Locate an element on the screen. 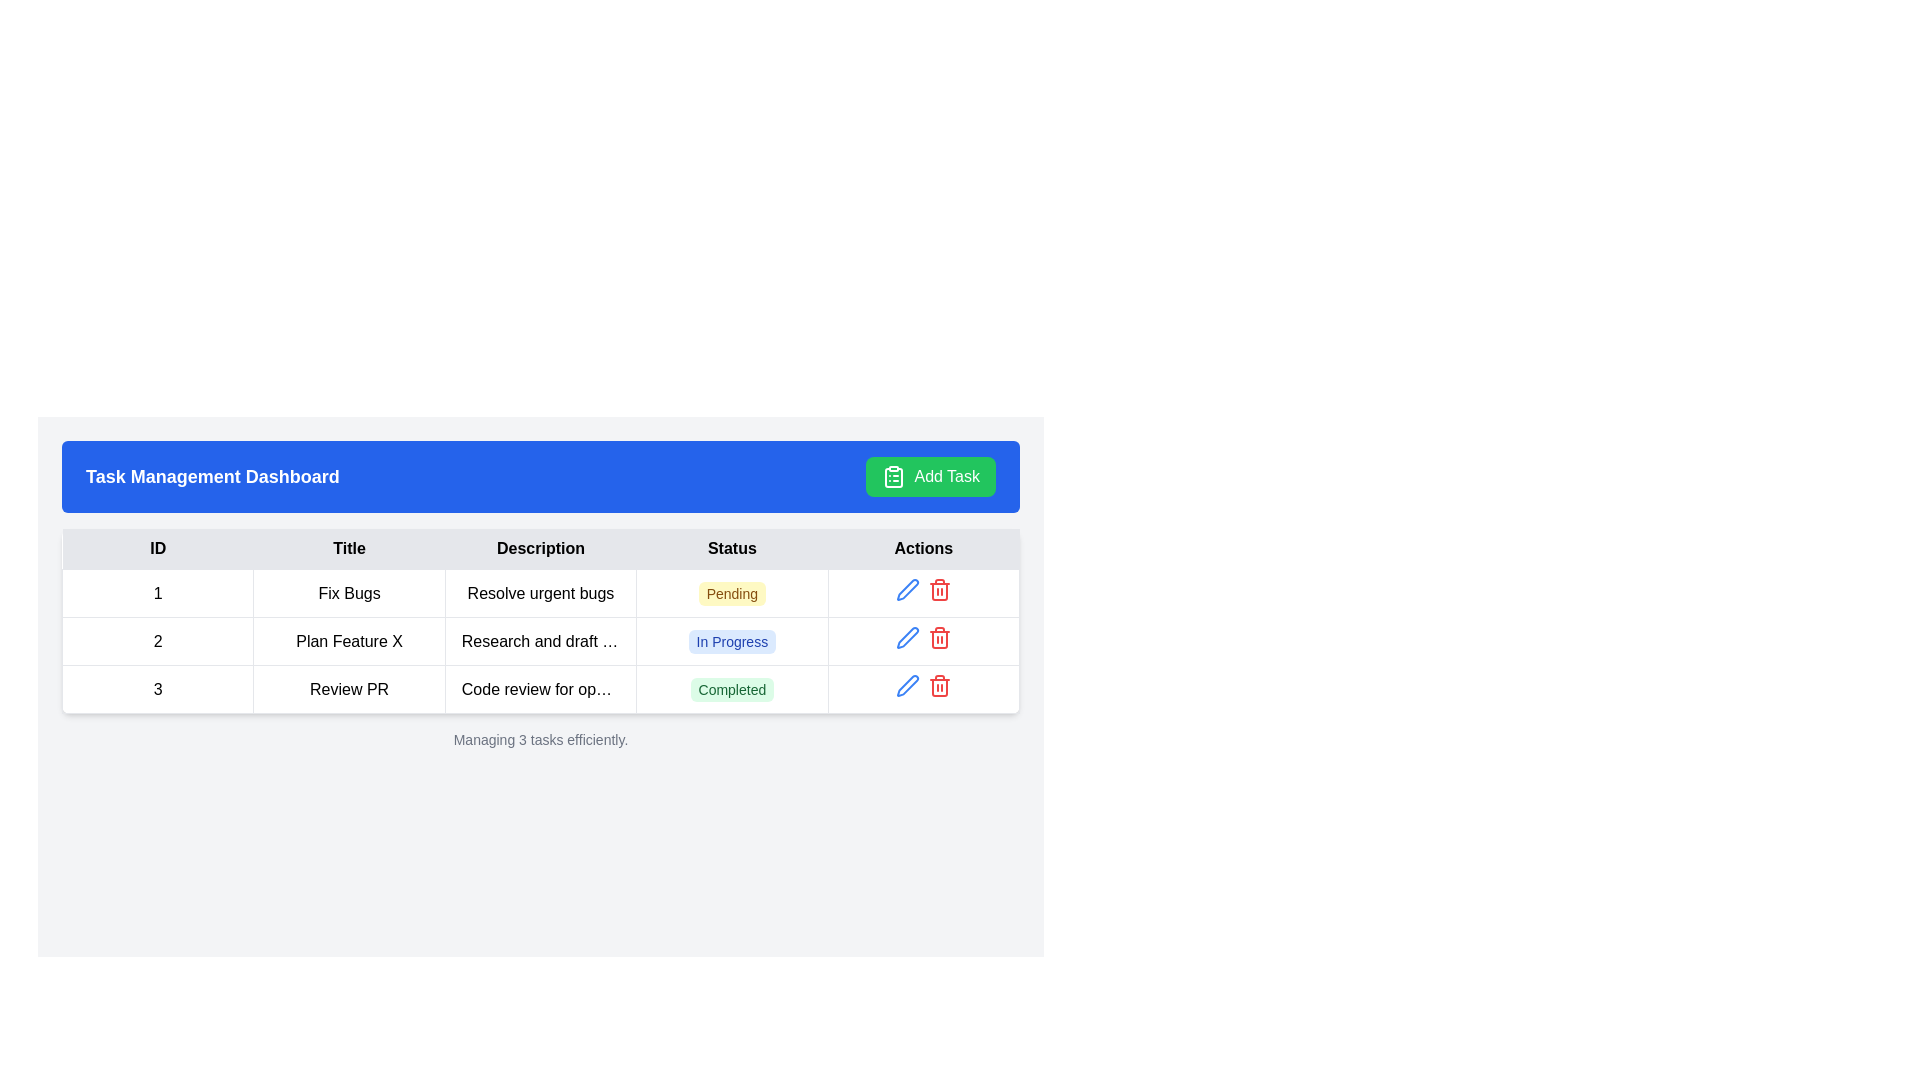 Image resolution: width=1920 pixels, height=1080 pixels. the status indicator in the 'Status' column of the second row is located at coordinates (731, 641).